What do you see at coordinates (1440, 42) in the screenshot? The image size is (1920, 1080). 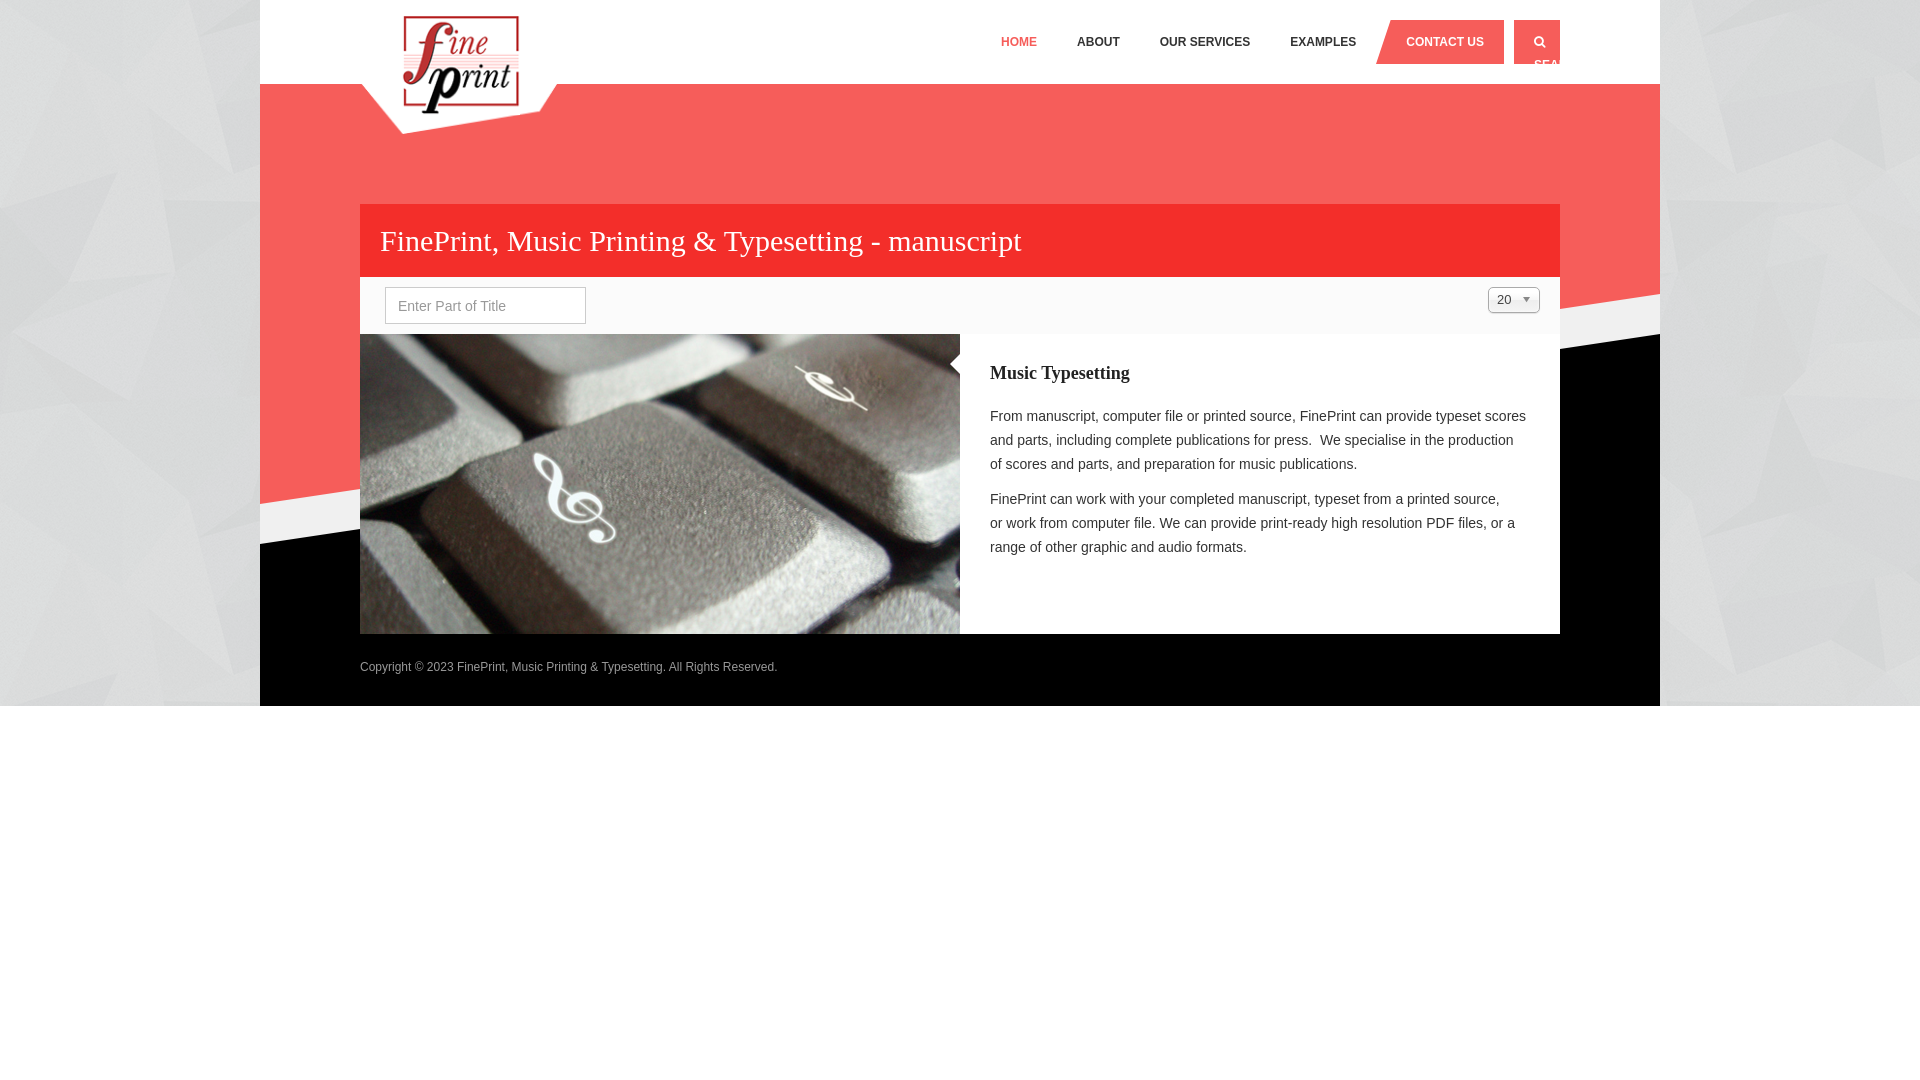 I see `'CONTACT US'` at bounding box center [1440, 42].